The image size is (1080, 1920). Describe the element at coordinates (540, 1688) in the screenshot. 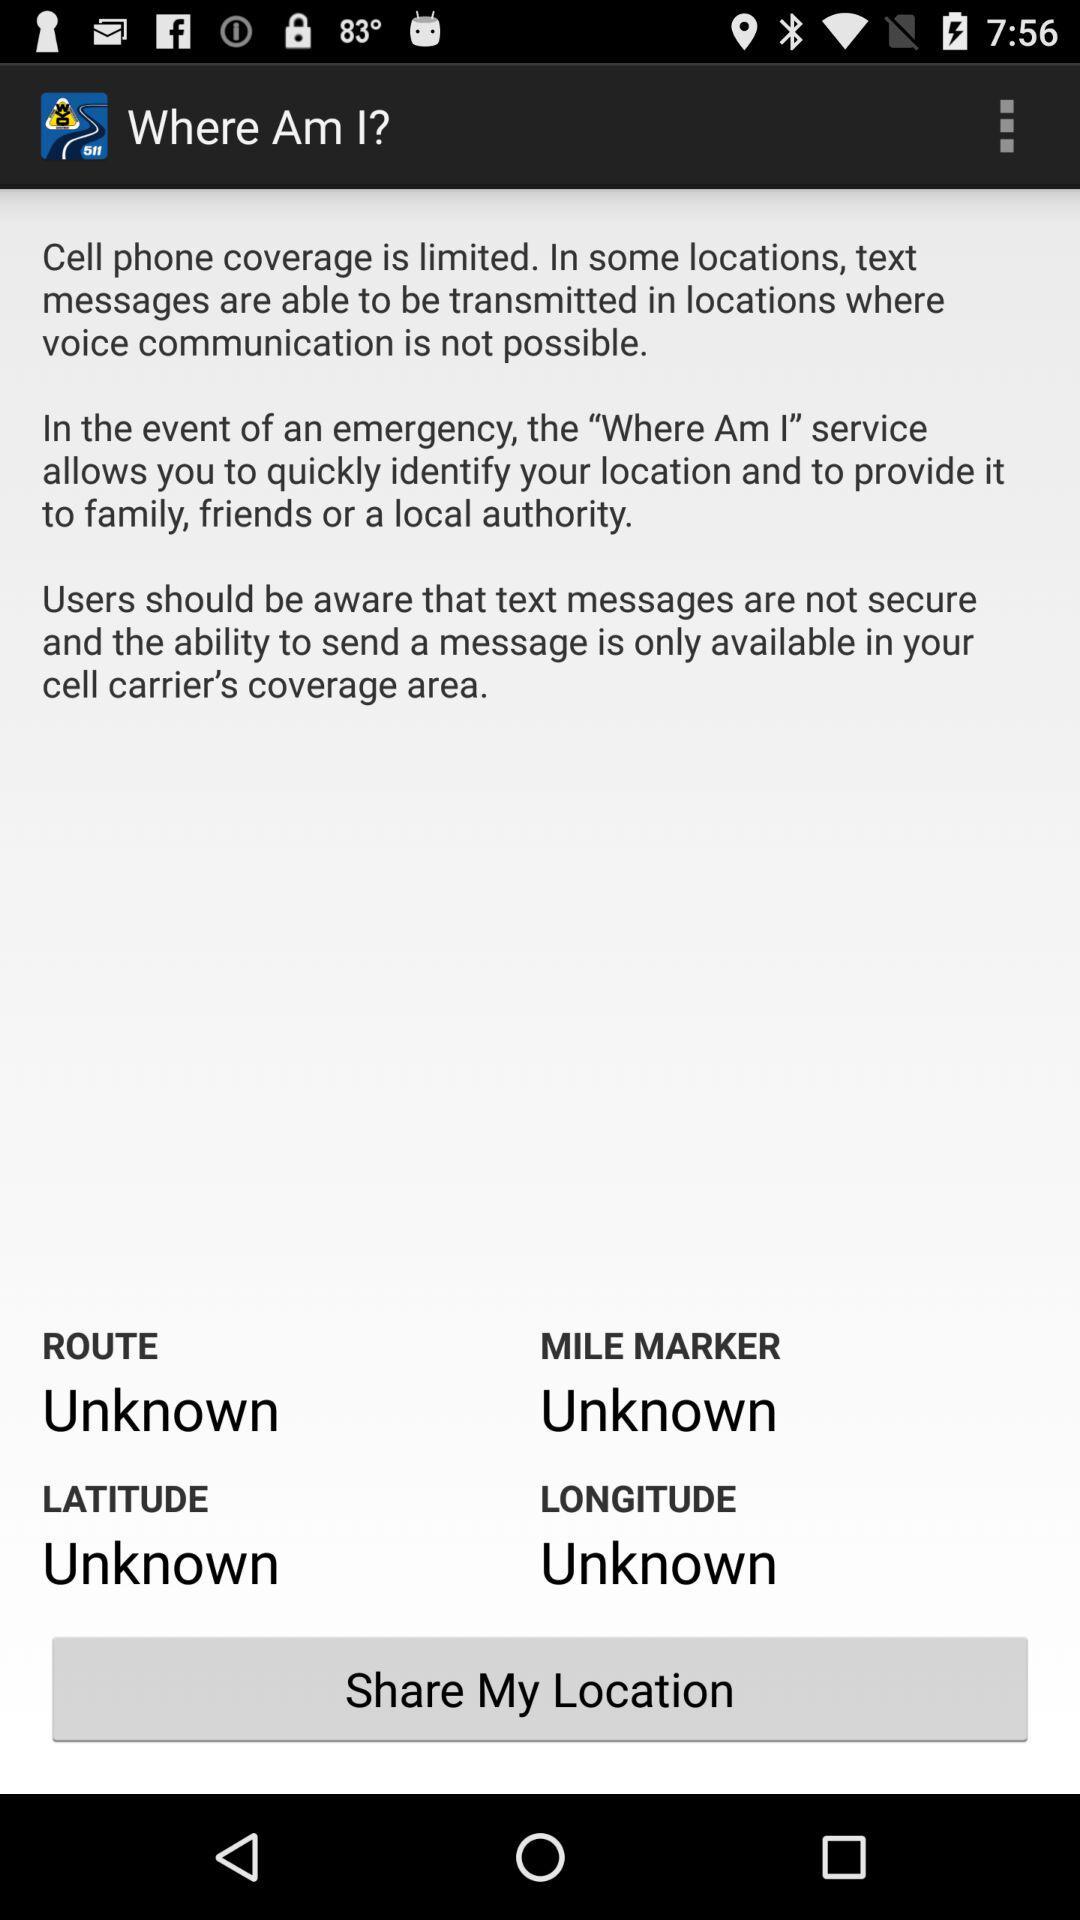

I see `the button in bottom of the page` at that location.